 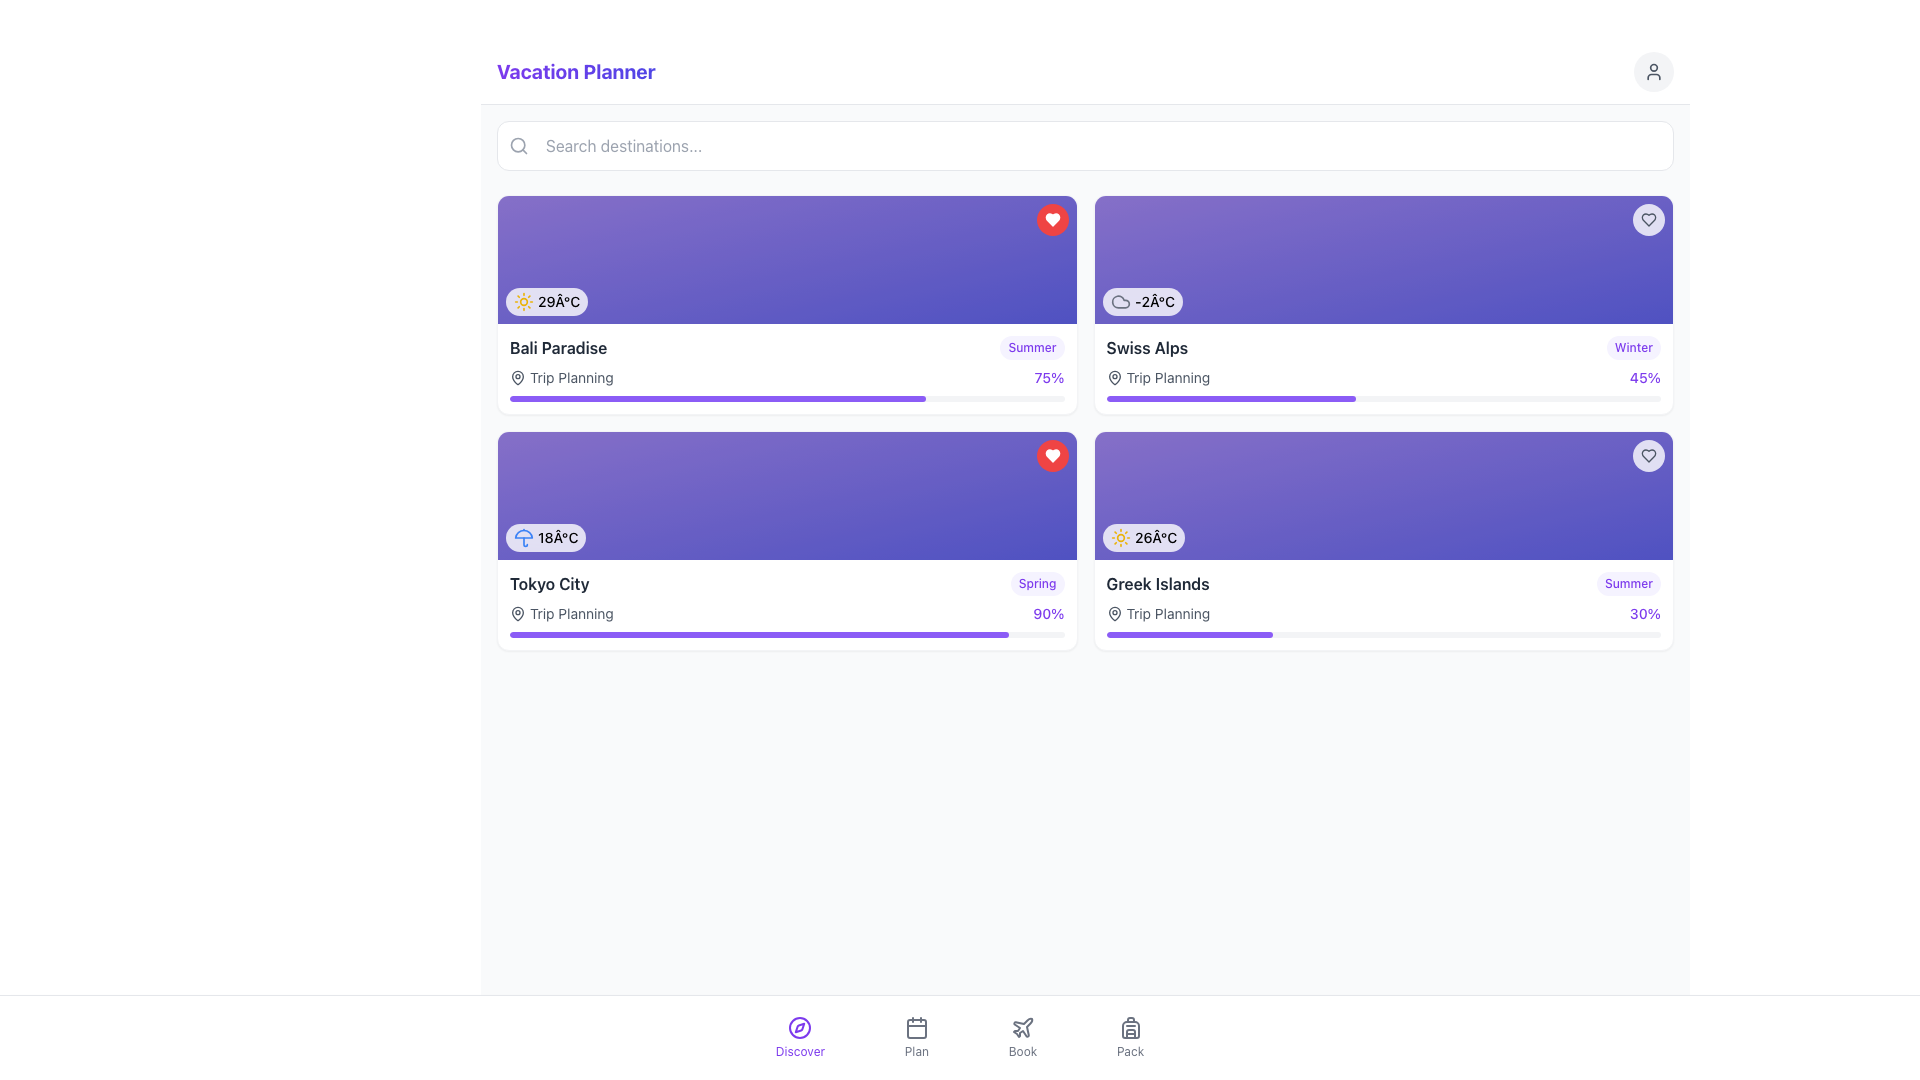 I want to click on the circular button with a light gray background and a user profile silhouette icon located at the top-right corner of the navigation bar, so click(x=1654, y=71).